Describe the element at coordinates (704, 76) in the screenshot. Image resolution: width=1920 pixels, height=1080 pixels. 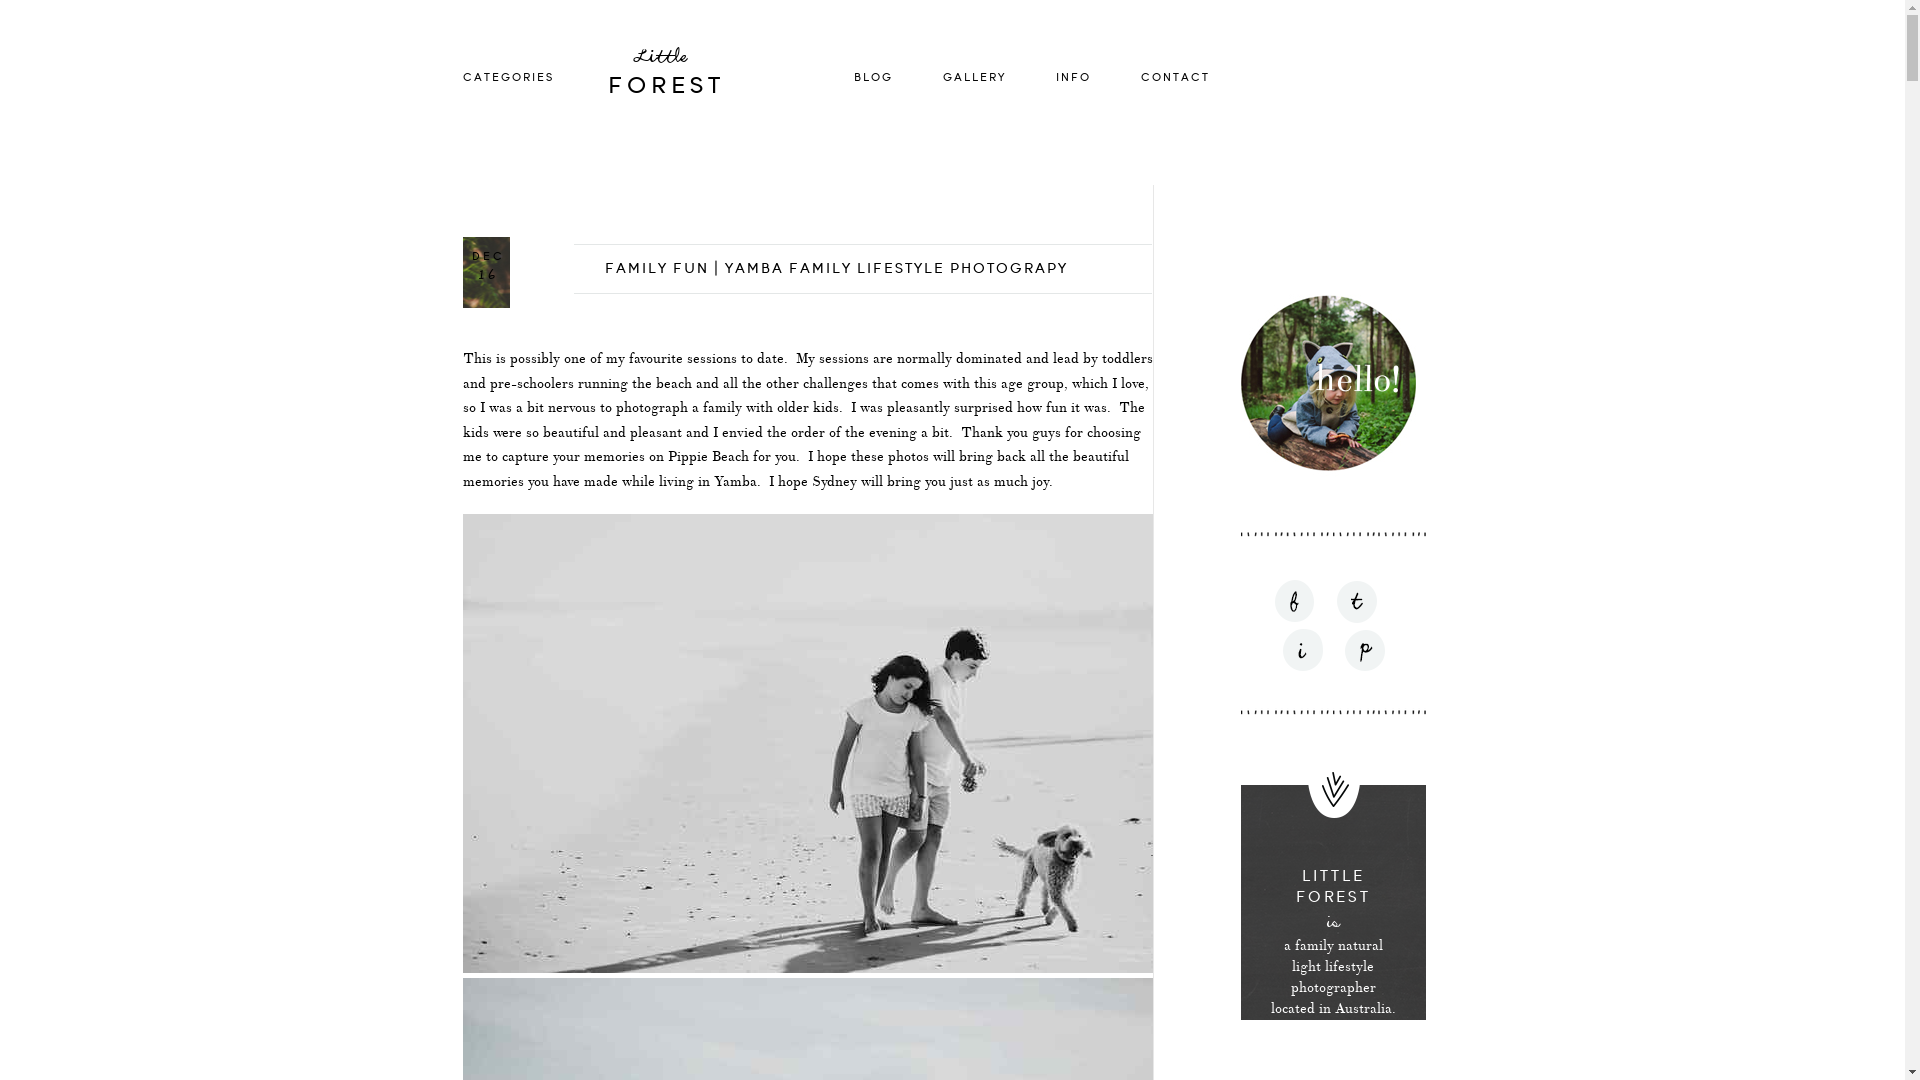
I see `'Little` at that location.